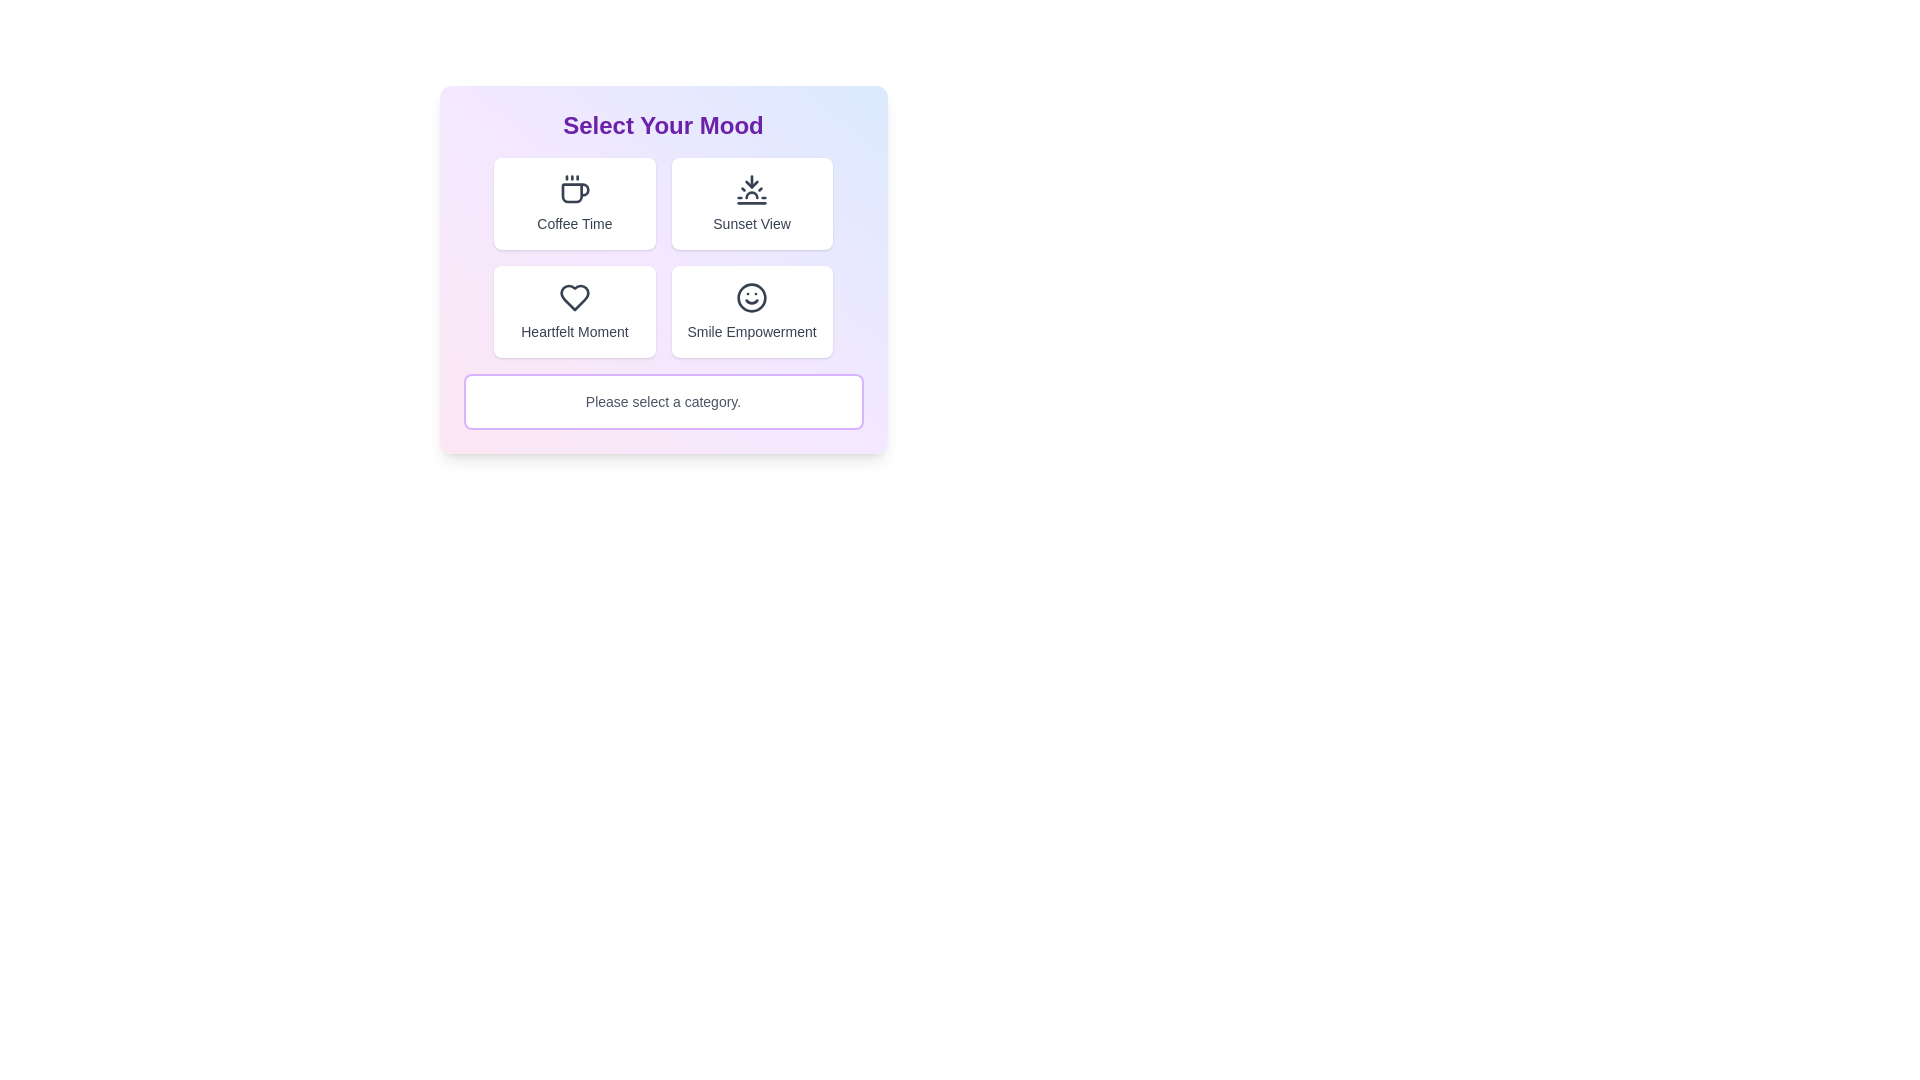 This screenshot has height=1080, width=1920. I want to click on the 'Sunset View' button, which is a rectangular button with rounded borders, a white background, and contains a sunset icon above the text in gray font, located in the grid layout as the second item in the top row, so click(751, 204).